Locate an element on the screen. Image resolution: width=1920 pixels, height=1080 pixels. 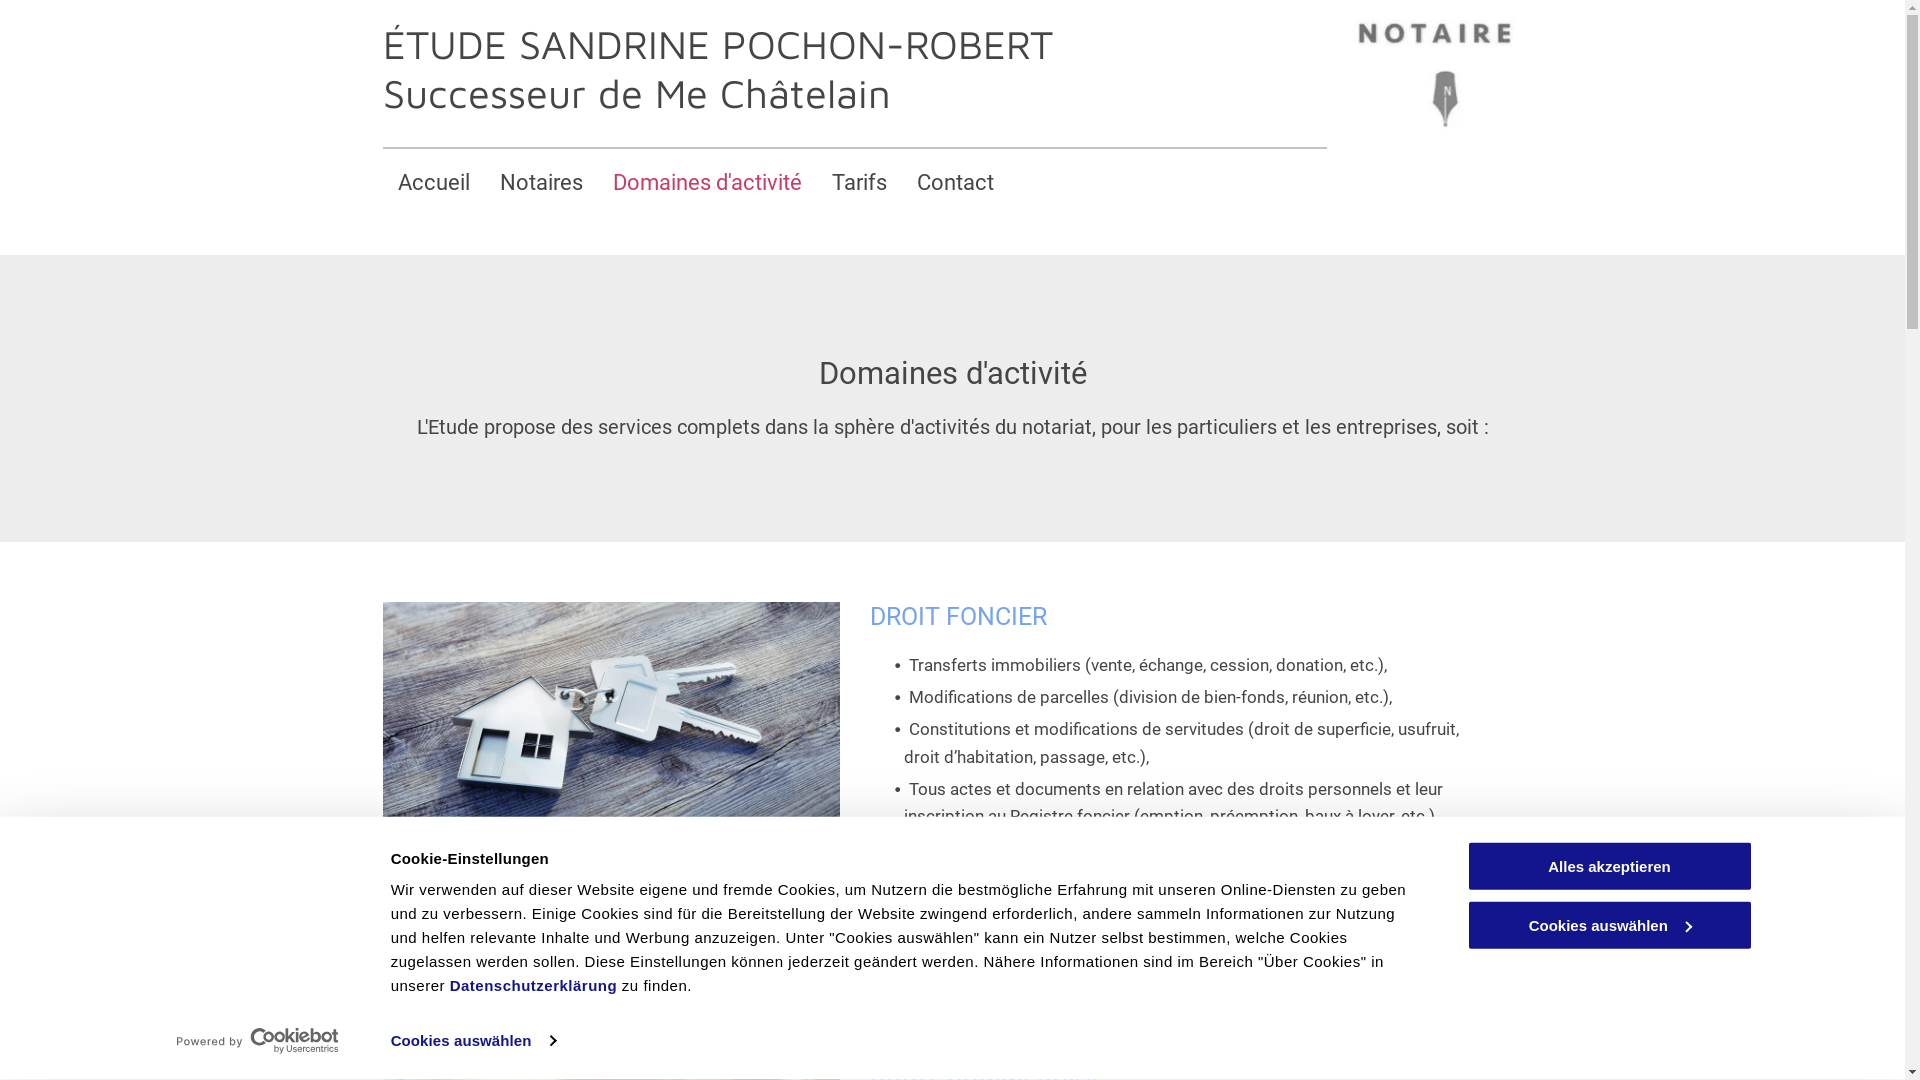
'Notaires' is located at coordinates (540, 182).